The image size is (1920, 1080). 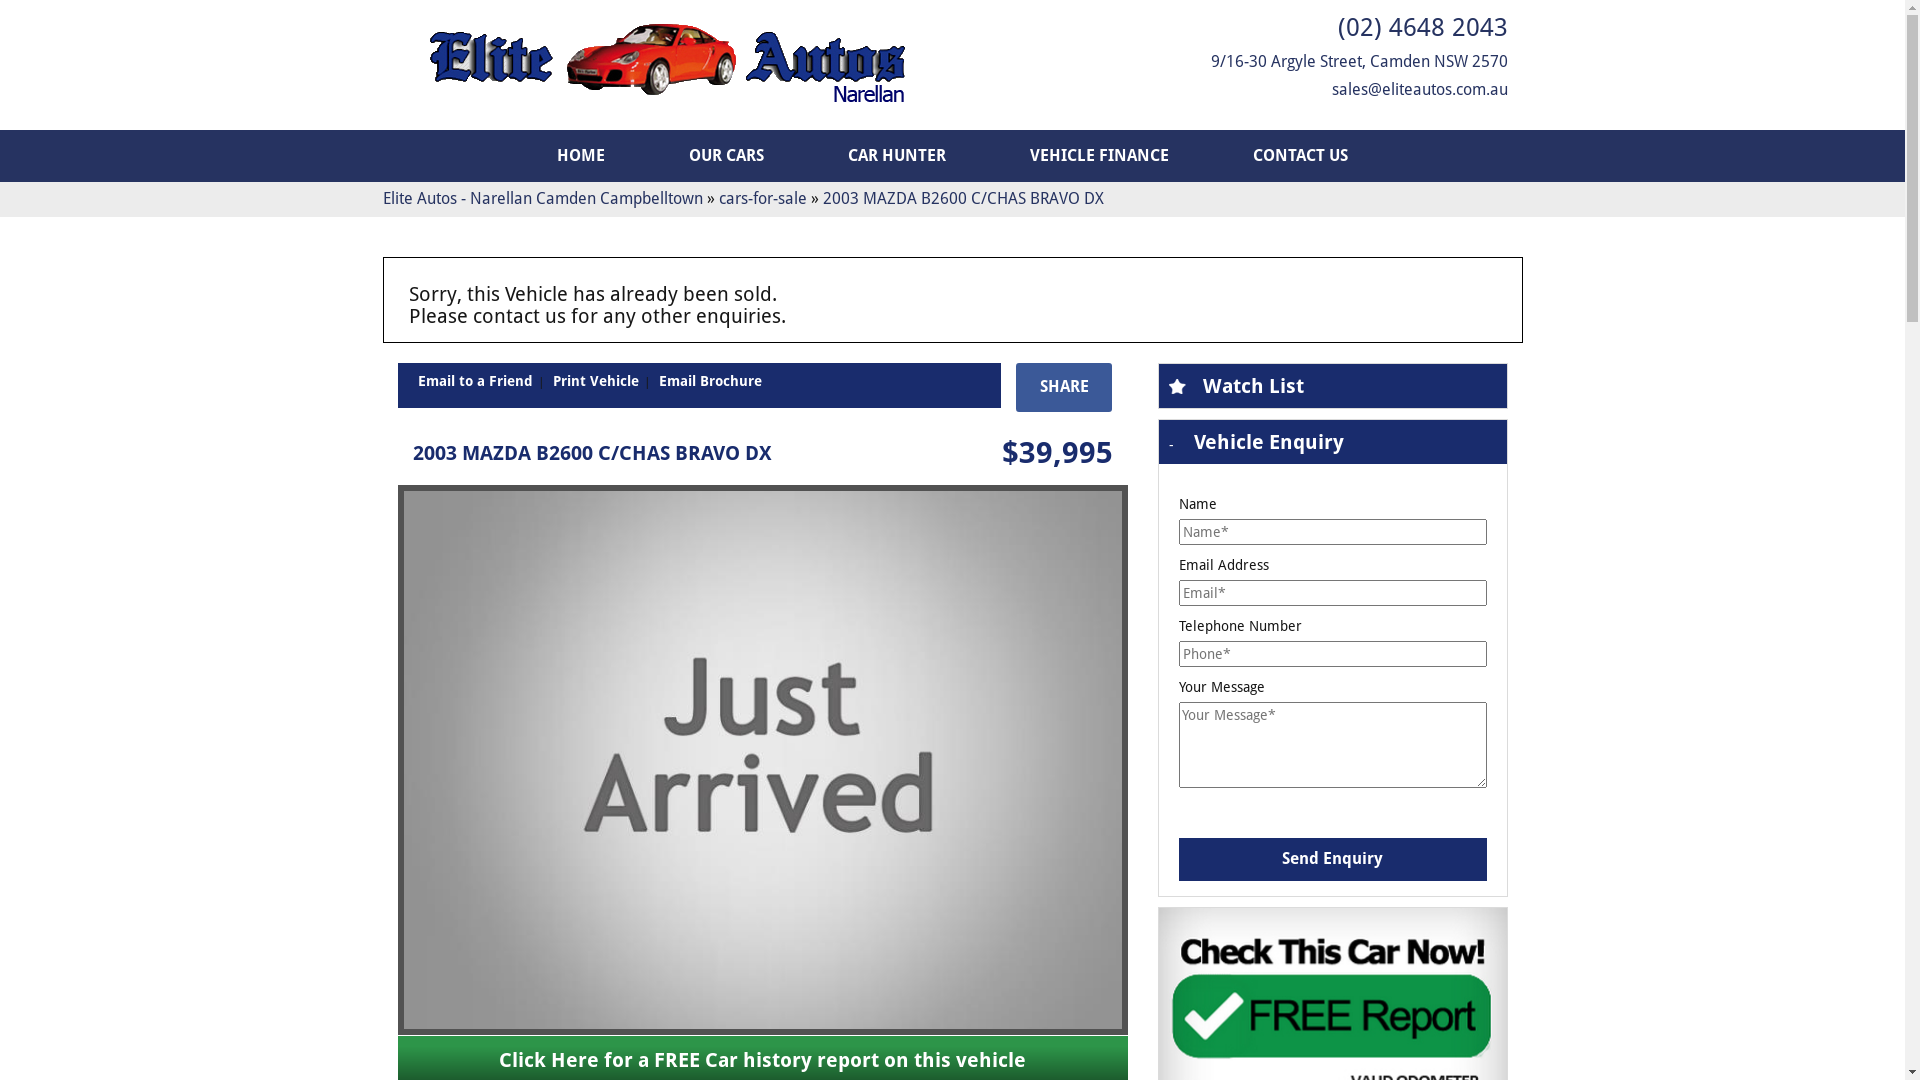 What do you see at coordinates (1332, 385) in the screenshot?
I see `'Watch List'` at bounding box center [1332, 385].